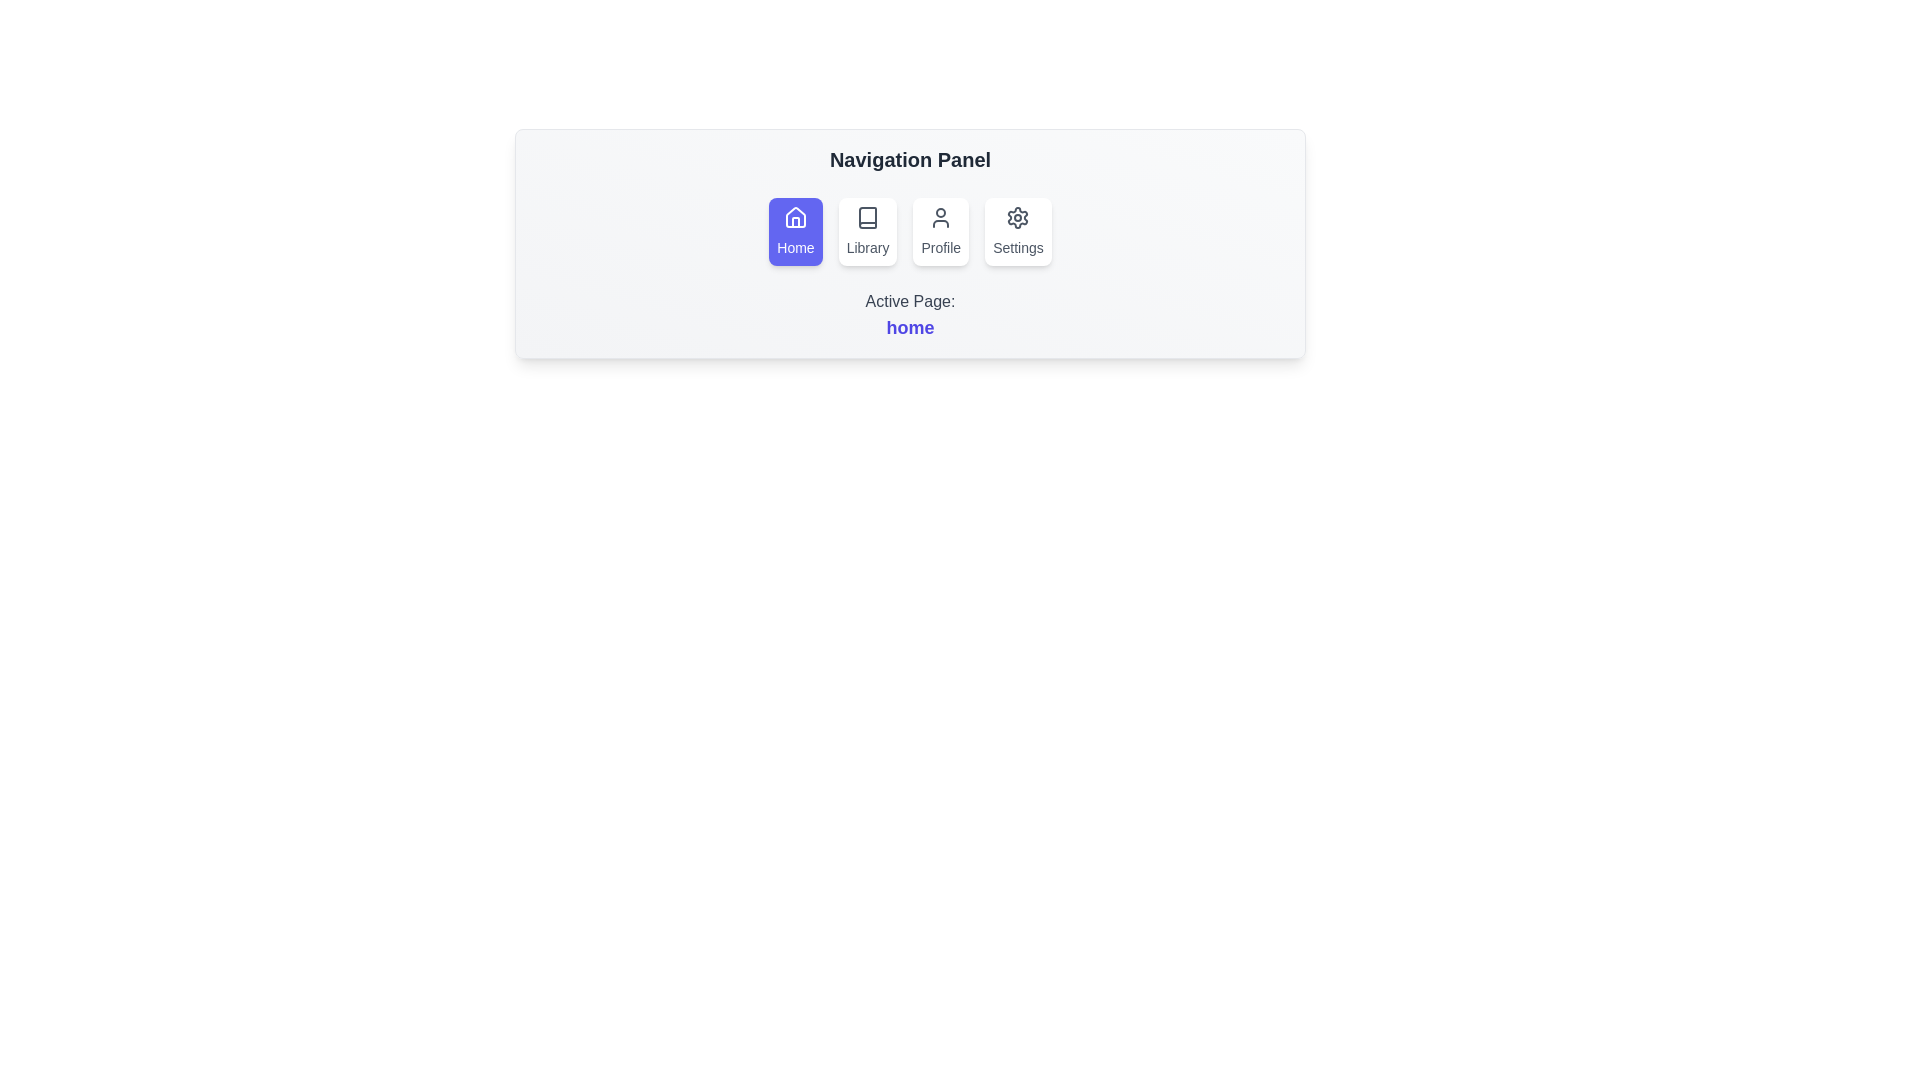 The height and width of the screenshot is (1080, 1920). Describe the element at coordinates (1018, 246) in the screenshot. I see `the text label that provides information about the settings button, located at the bottom center of the circular button with a gear icon in the fourth position of the top-horizontal navigation panel` at that location.